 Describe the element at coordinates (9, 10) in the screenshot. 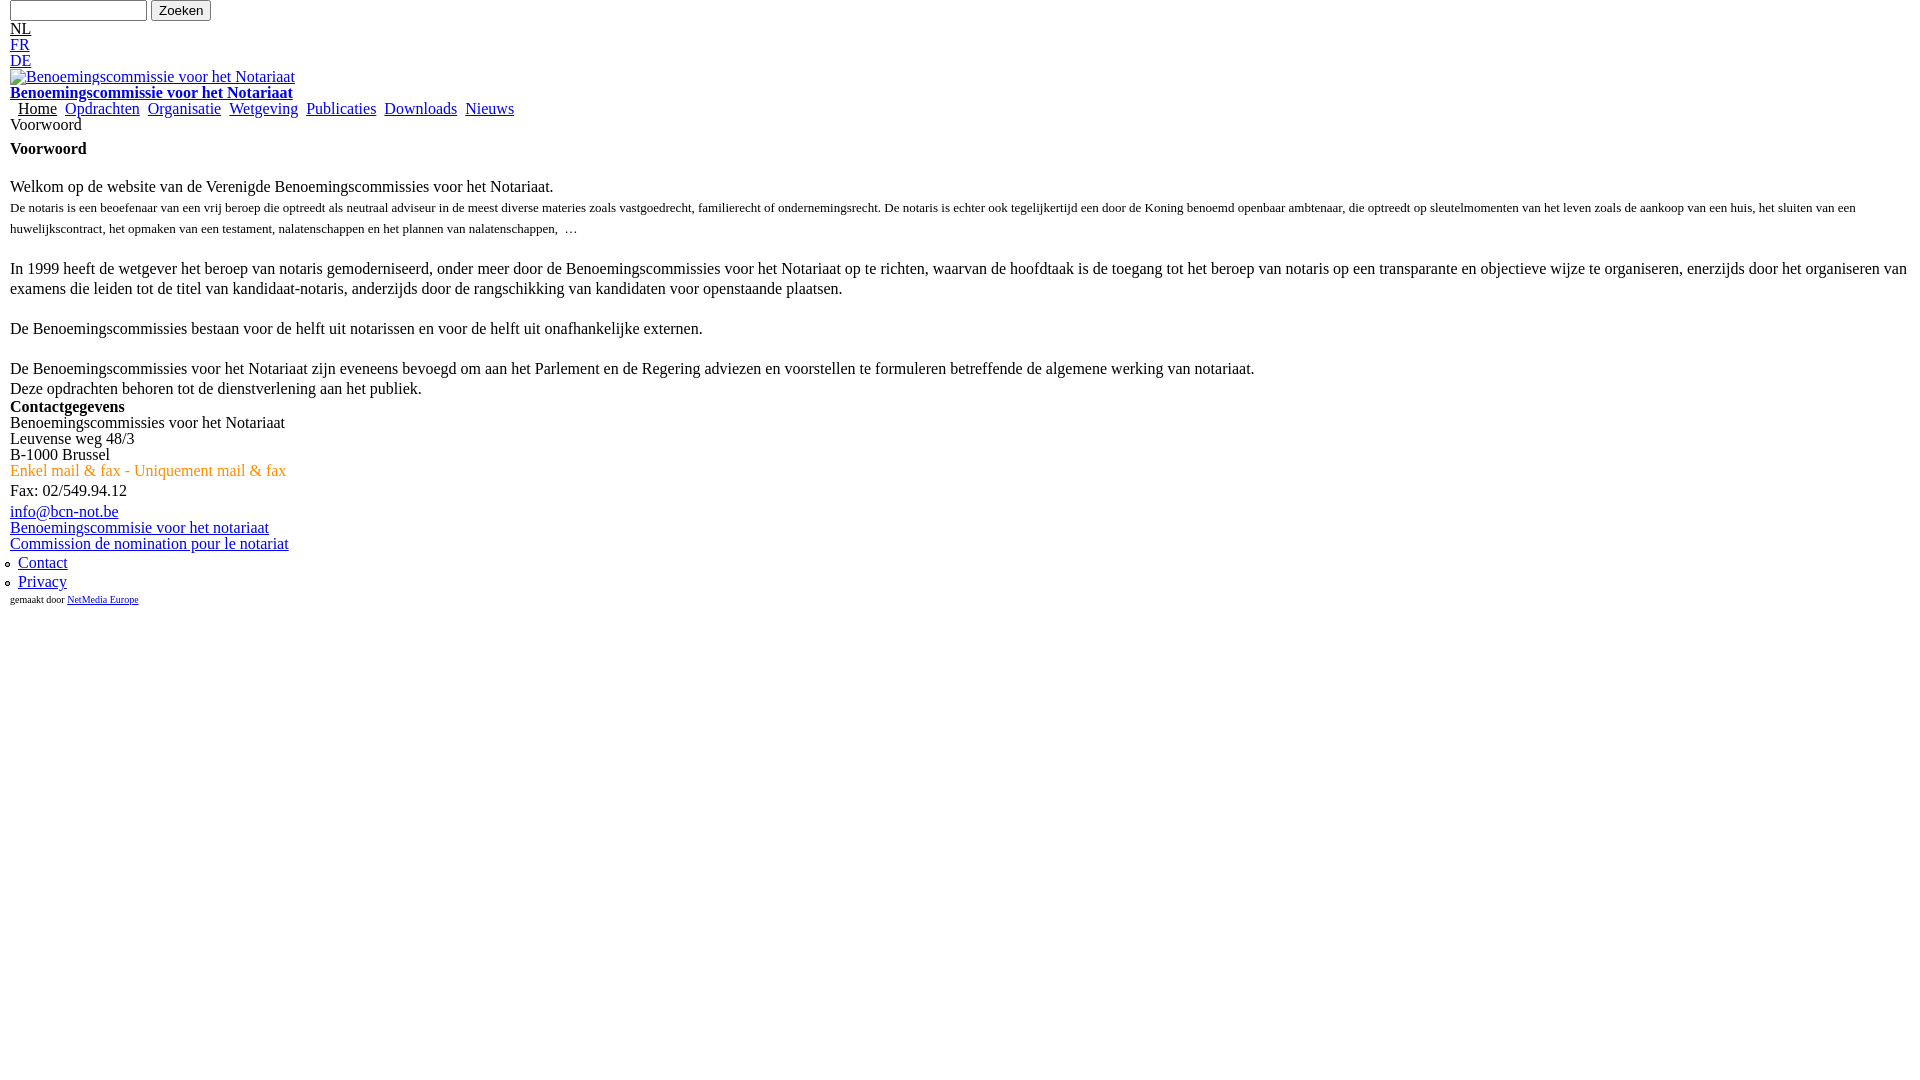

I see `'Geef de woorden op waarnaar u wilt zoeken.'` at that location.